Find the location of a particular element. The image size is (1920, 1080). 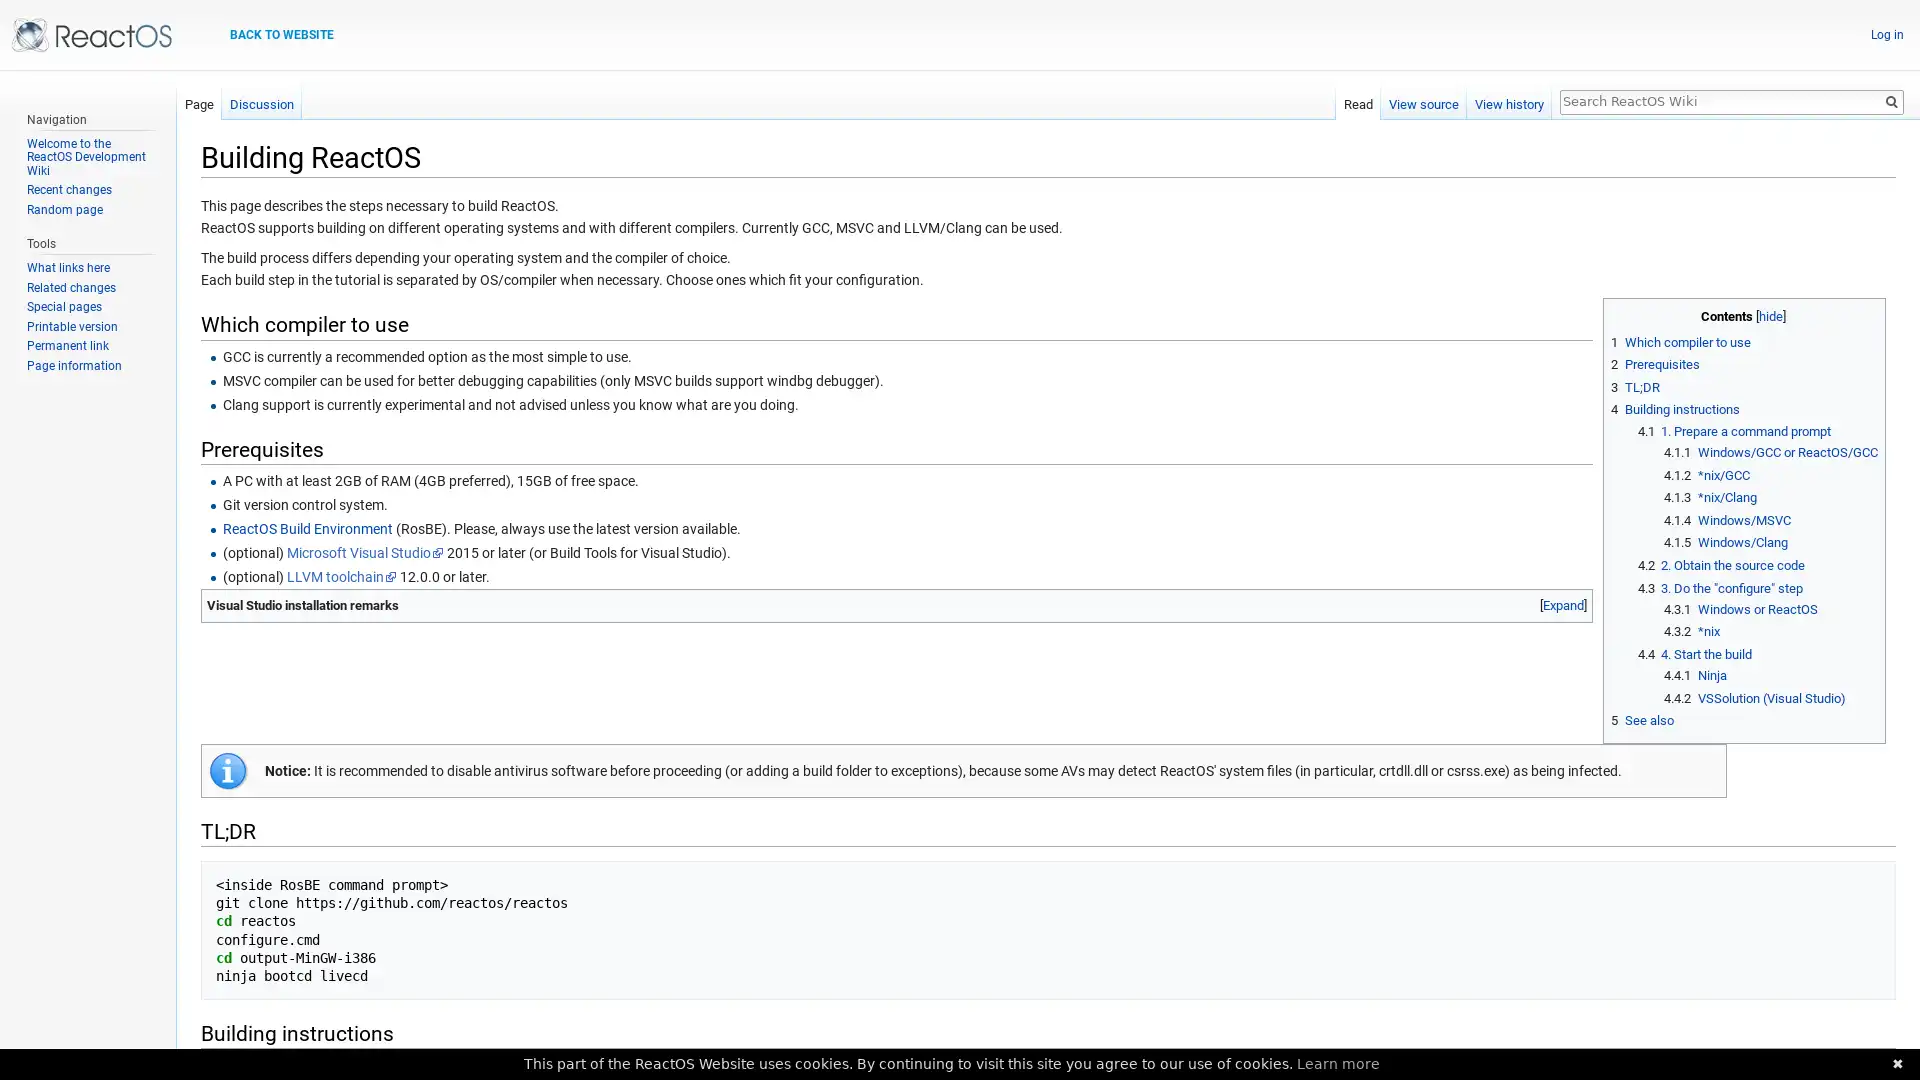

hide is located at coordinates (1770, 315).